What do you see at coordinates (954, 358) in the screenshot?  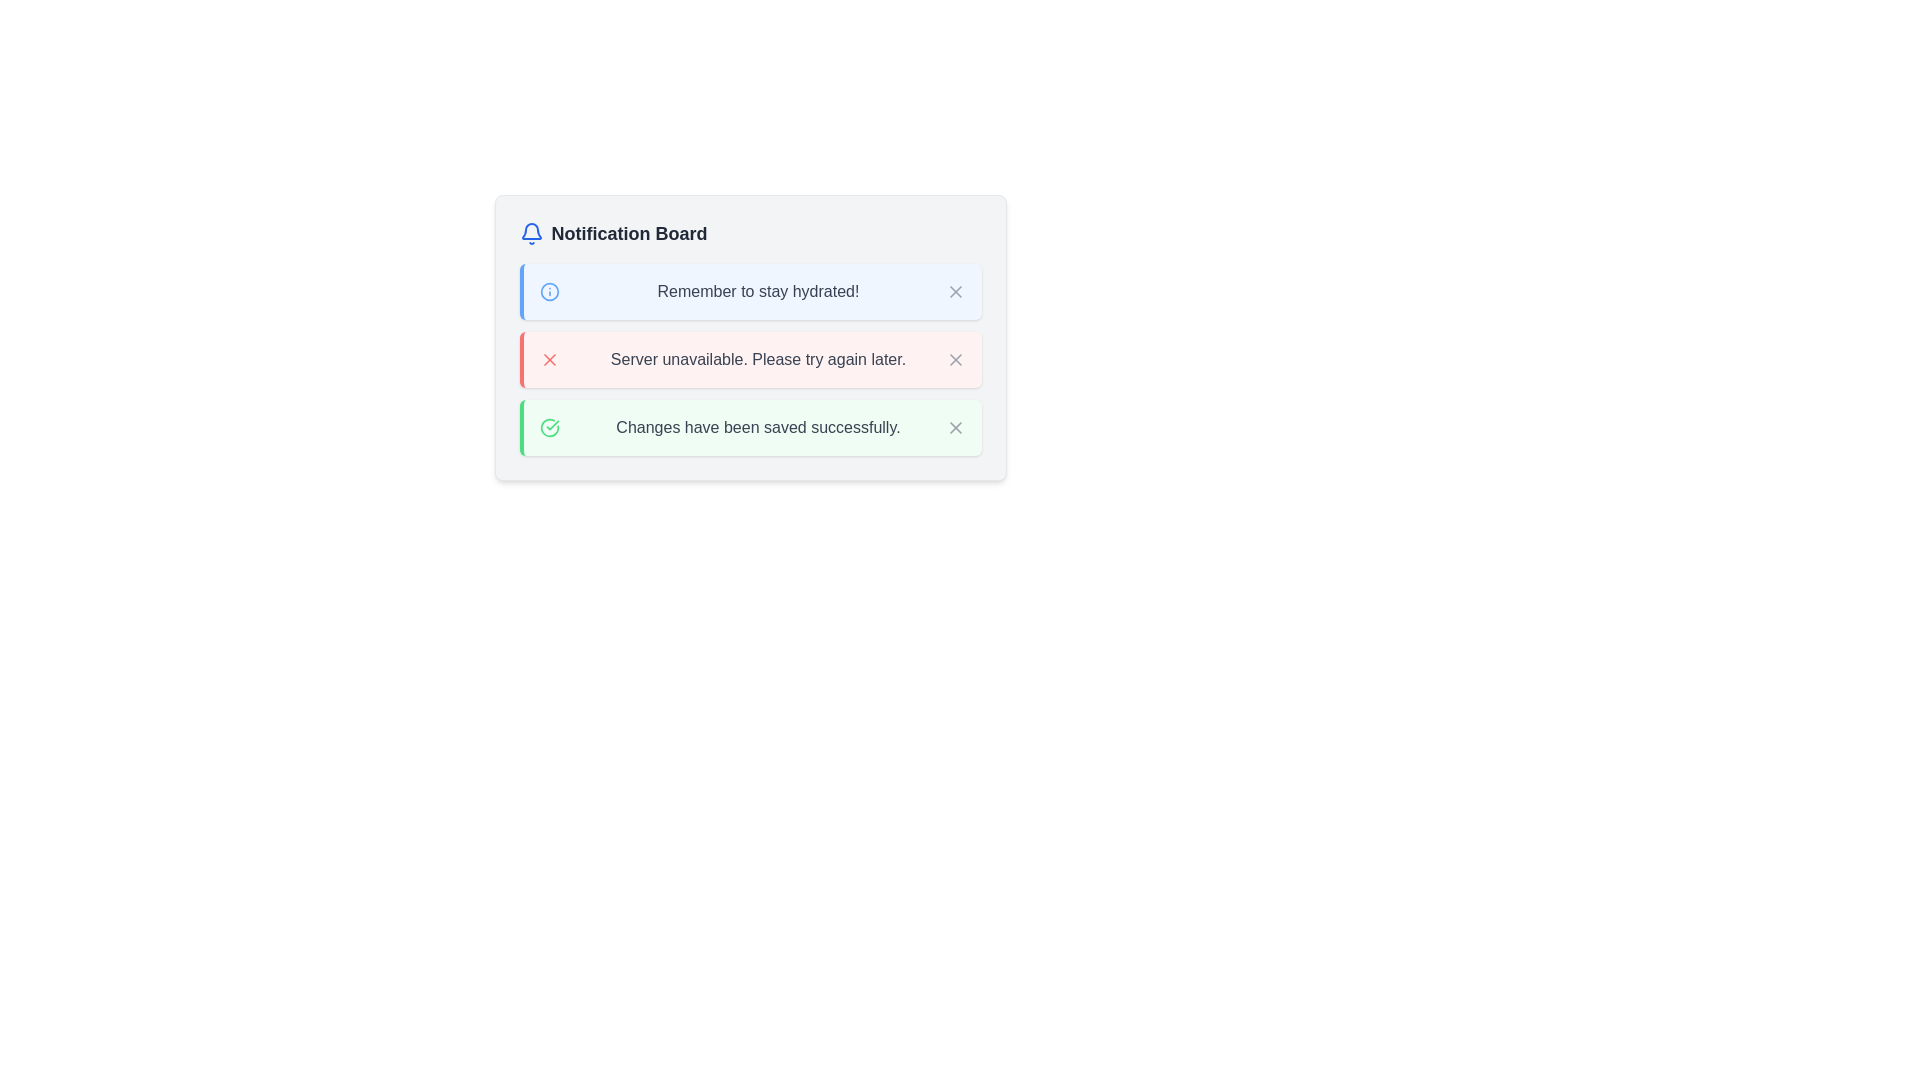 I see `the 'X' icon, which is located to the far-right of the notification bar displaying the message 'Server unavailable. Please try again later.'` at bounding box center [954, 358].